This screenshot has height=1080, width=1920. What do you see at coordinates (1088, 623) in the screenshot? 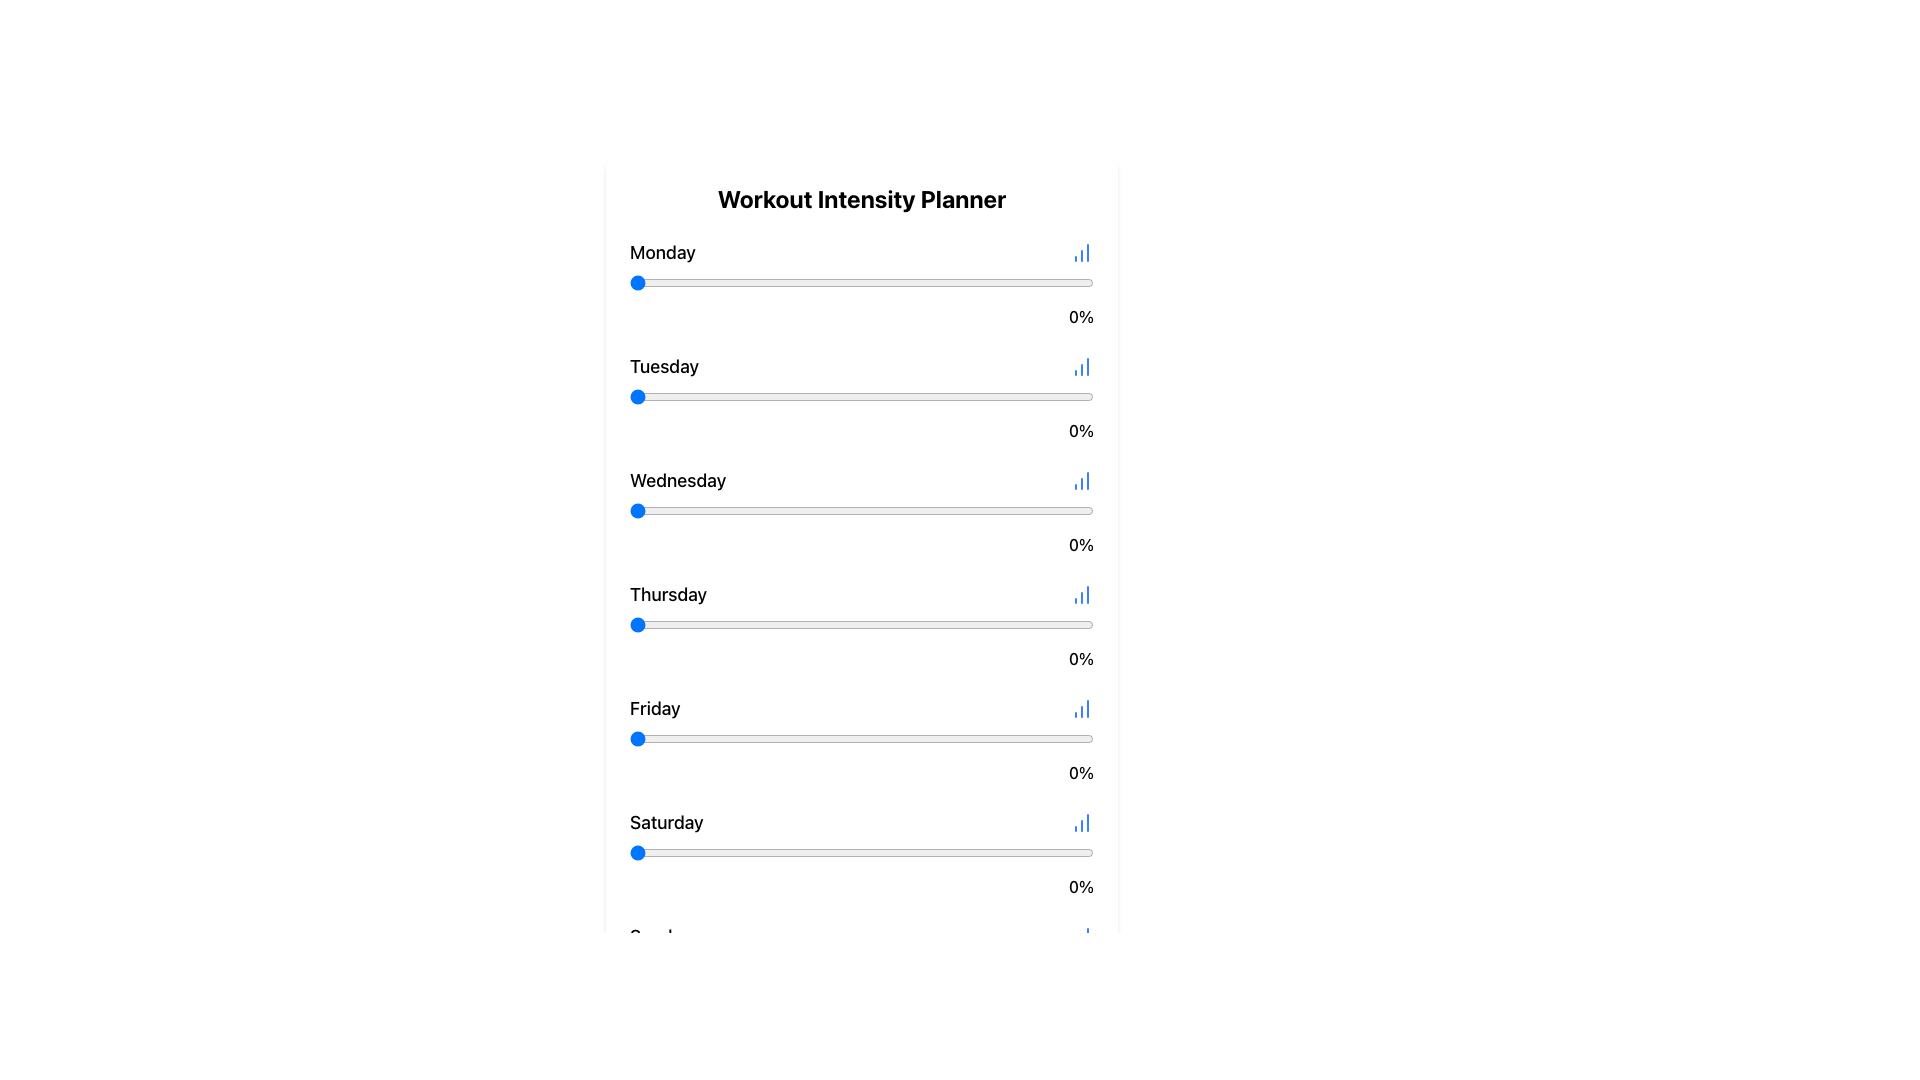
I see `the 'Thursday' slider` at bounding box center [1088, 623].